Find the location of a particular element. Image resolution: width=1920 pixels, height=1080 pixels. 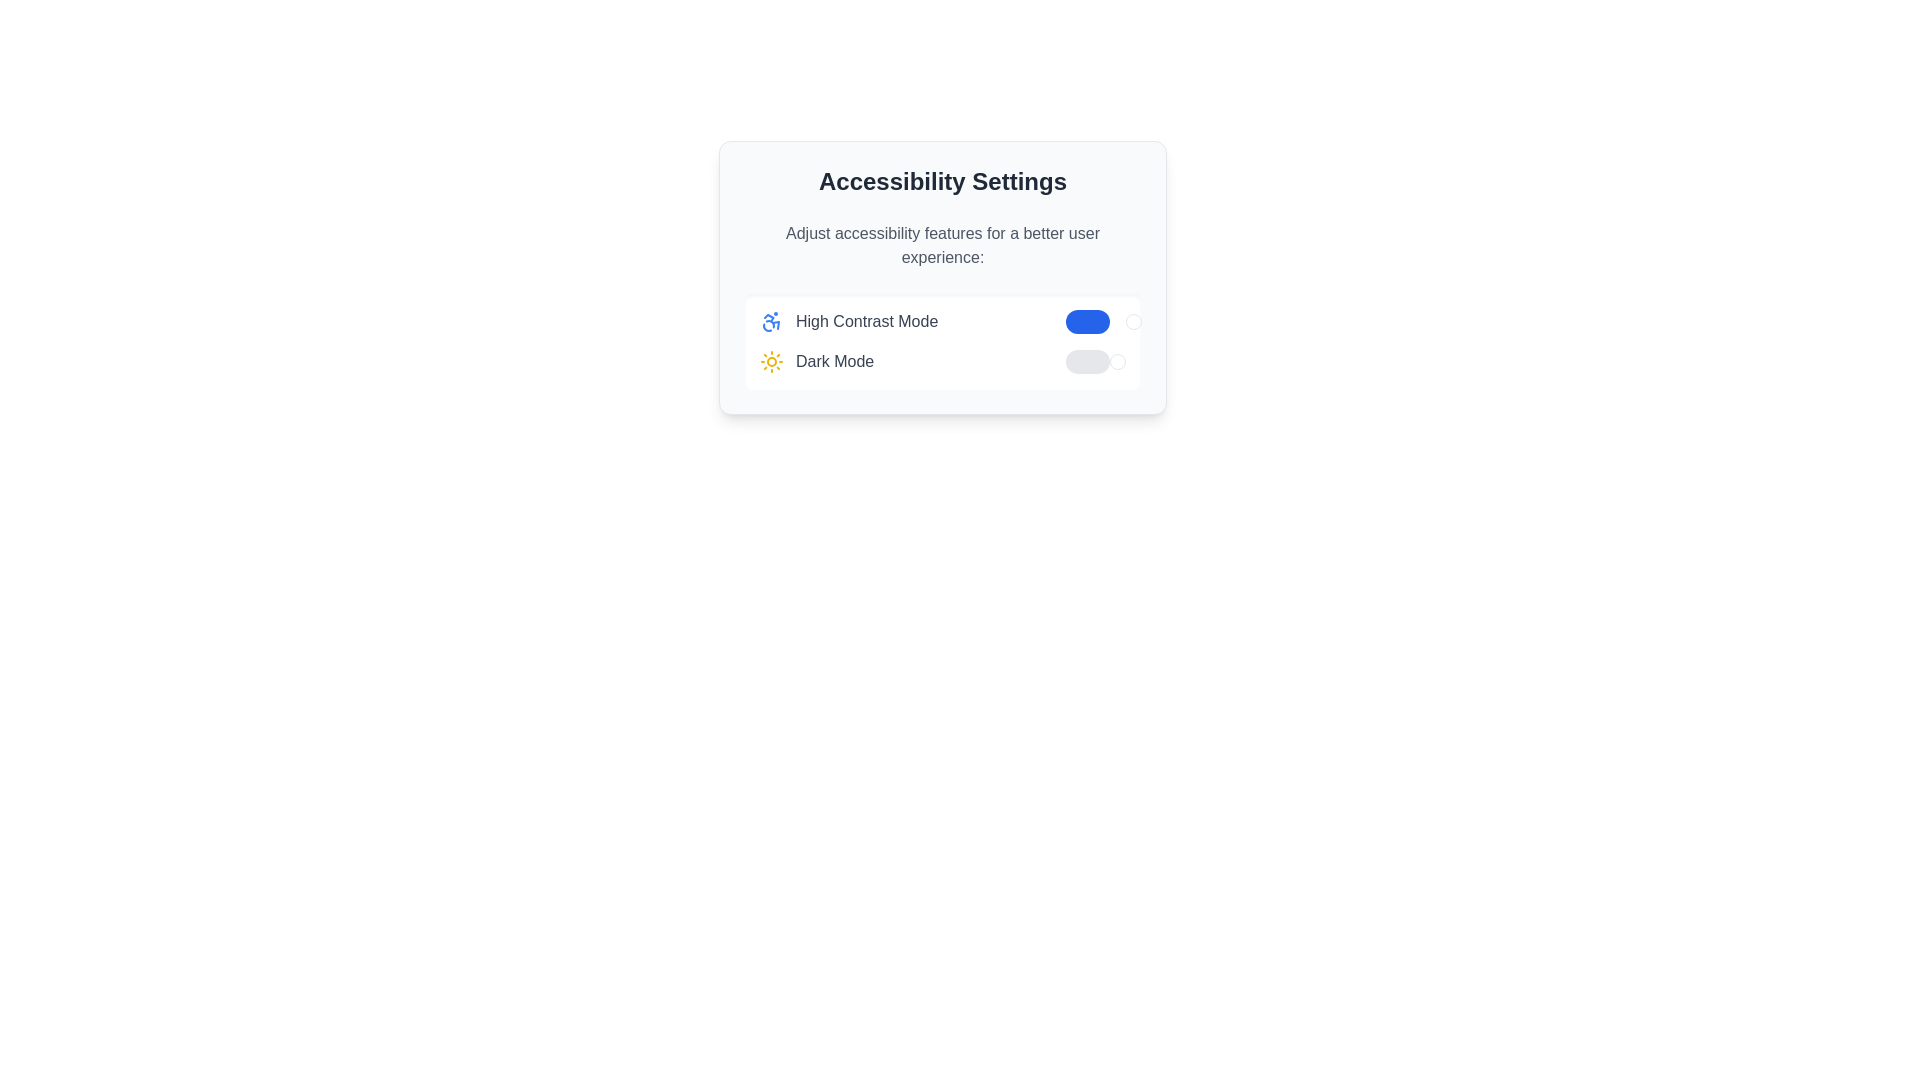

the 'High Contrast Mode' label and icon in the 'Accessibility Settings' section, which features a blue accessibility icon to the left of the label is located at coordinates (849, 320).